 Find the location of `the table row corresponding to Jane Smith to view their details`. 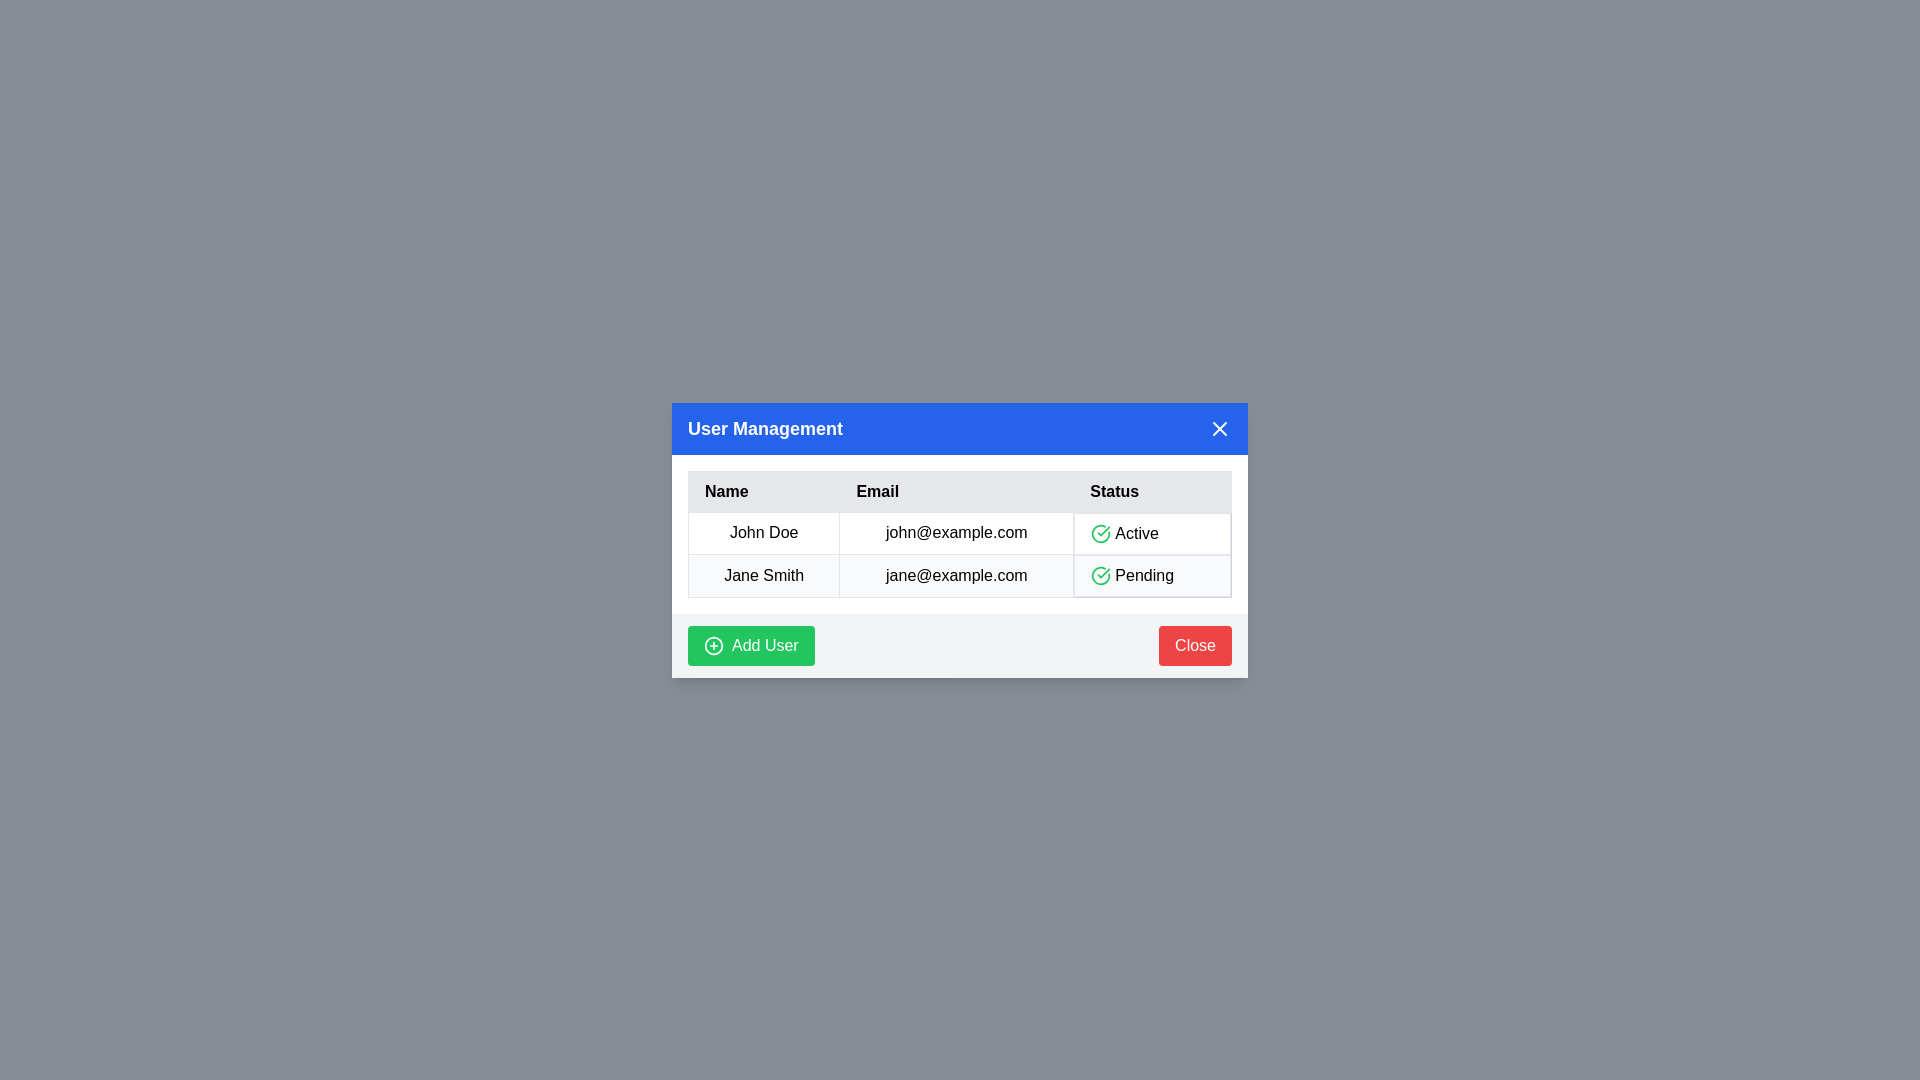

the table row corresponding to Jane Smith to view their details is located at coordinates (763, 575).